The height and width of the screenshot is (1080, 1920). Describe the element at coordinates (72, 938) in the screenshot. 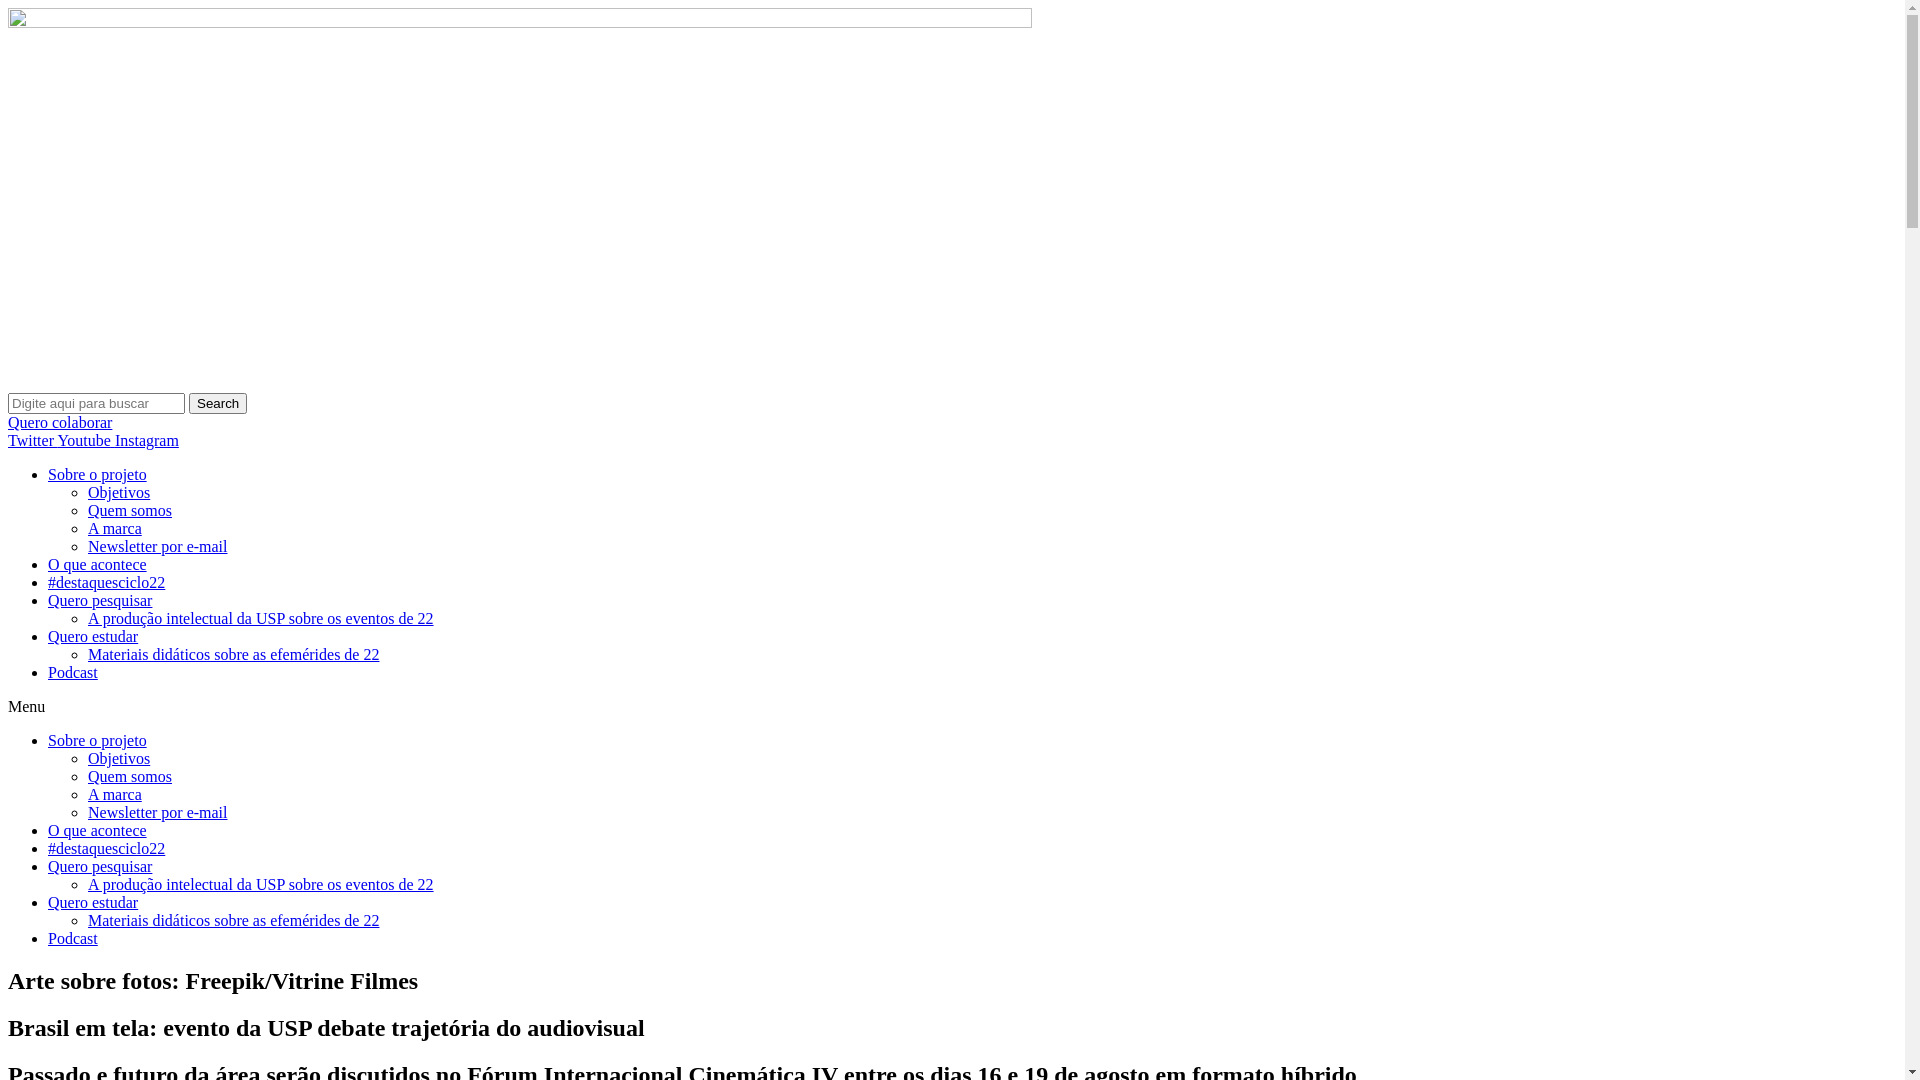

I see `'Podcast'` at that location.